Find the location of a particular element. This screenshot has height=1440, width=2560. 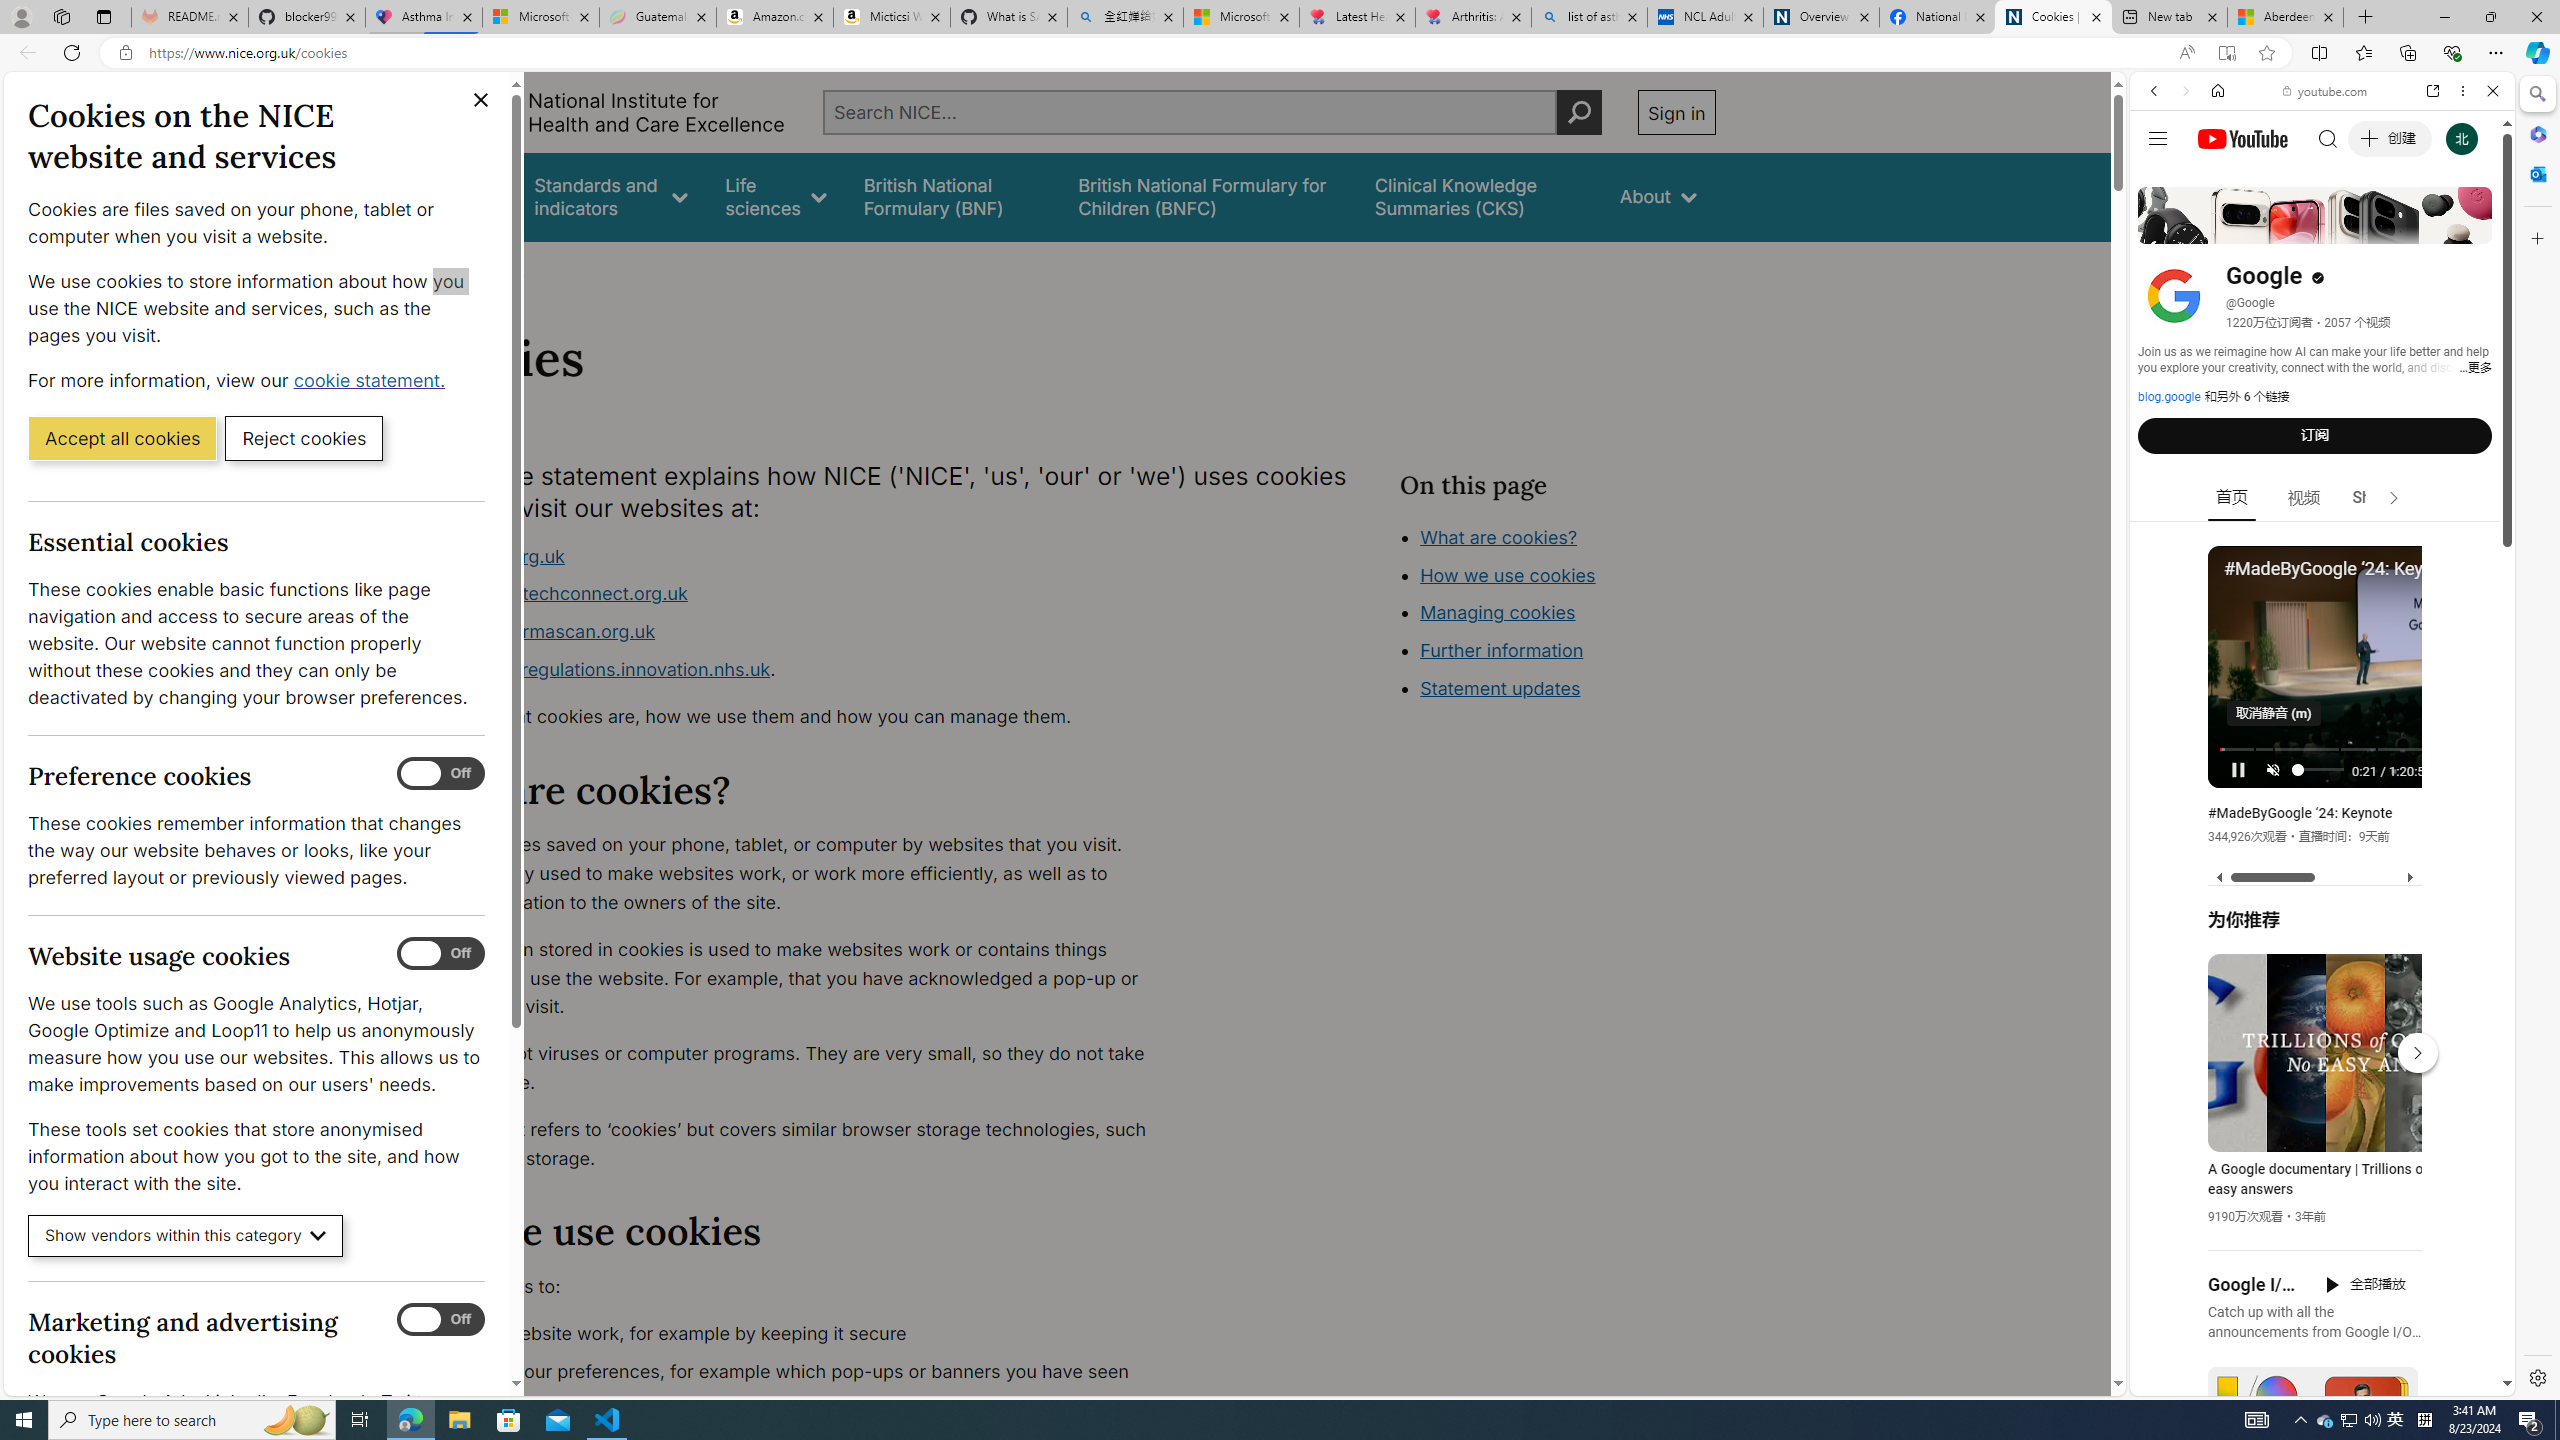

'US[ju]' is located at coordinates (2196, 1379).